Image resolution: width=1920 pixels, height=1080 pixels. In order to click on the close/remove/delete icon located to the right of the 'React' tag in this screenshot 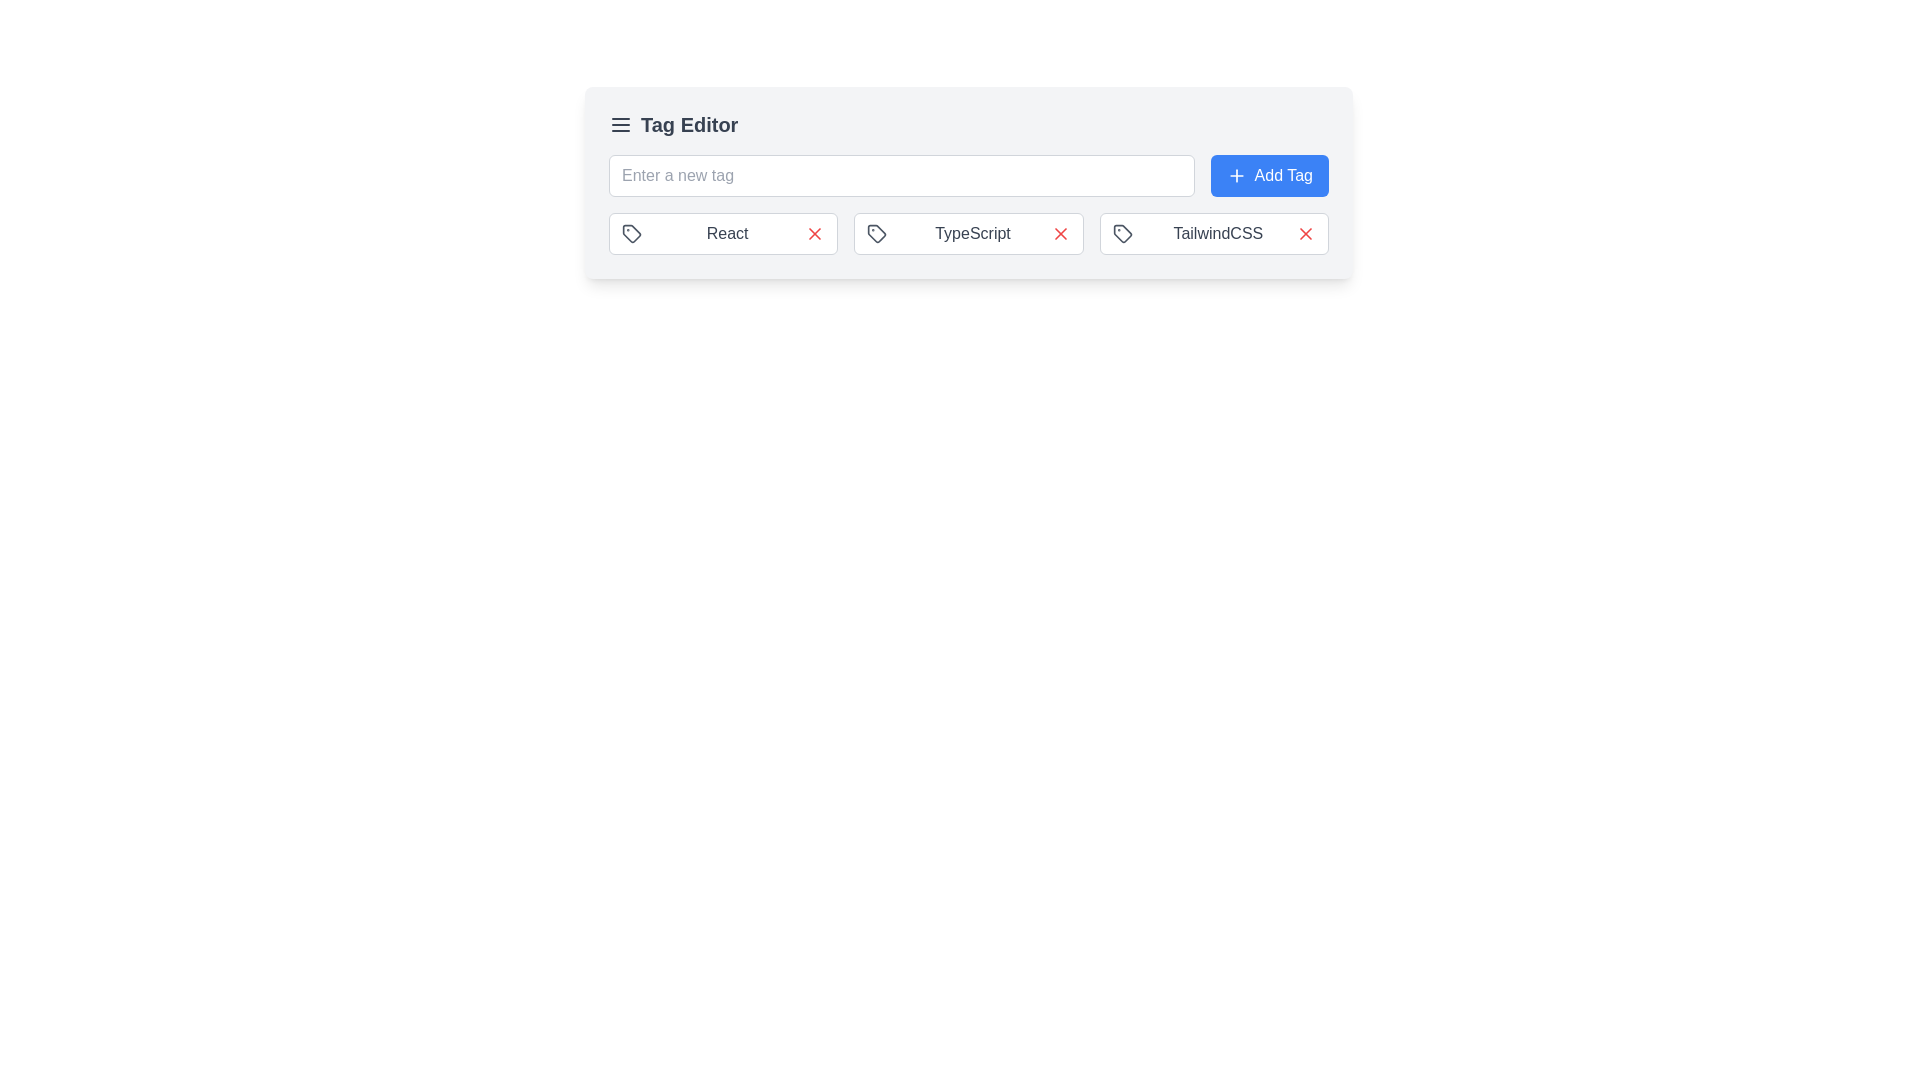, I will do `click(815, 233)`.